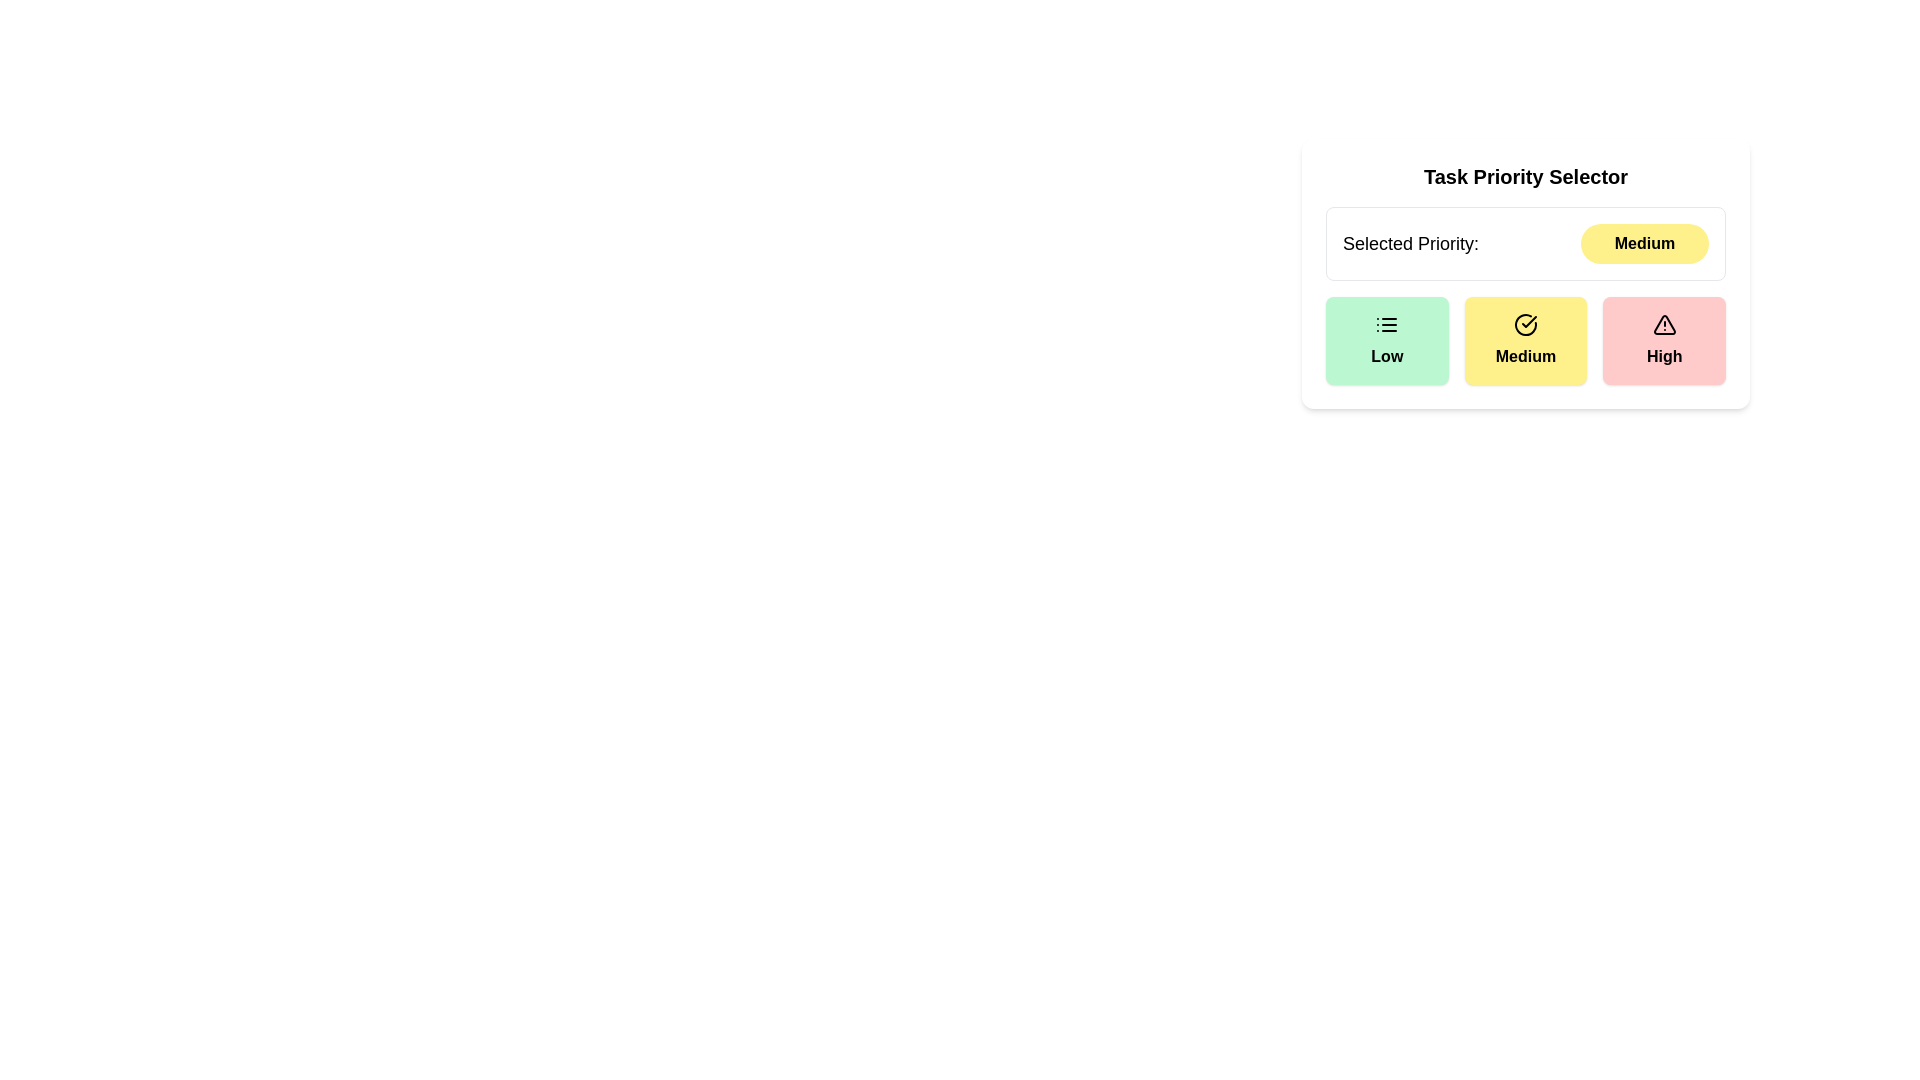 This screenshot has height=1080, width=1920. Describe the element at coordinates (1386, 339) in the screenshot. I see `the priority level Low by clicking on the corresponding button` at that location.